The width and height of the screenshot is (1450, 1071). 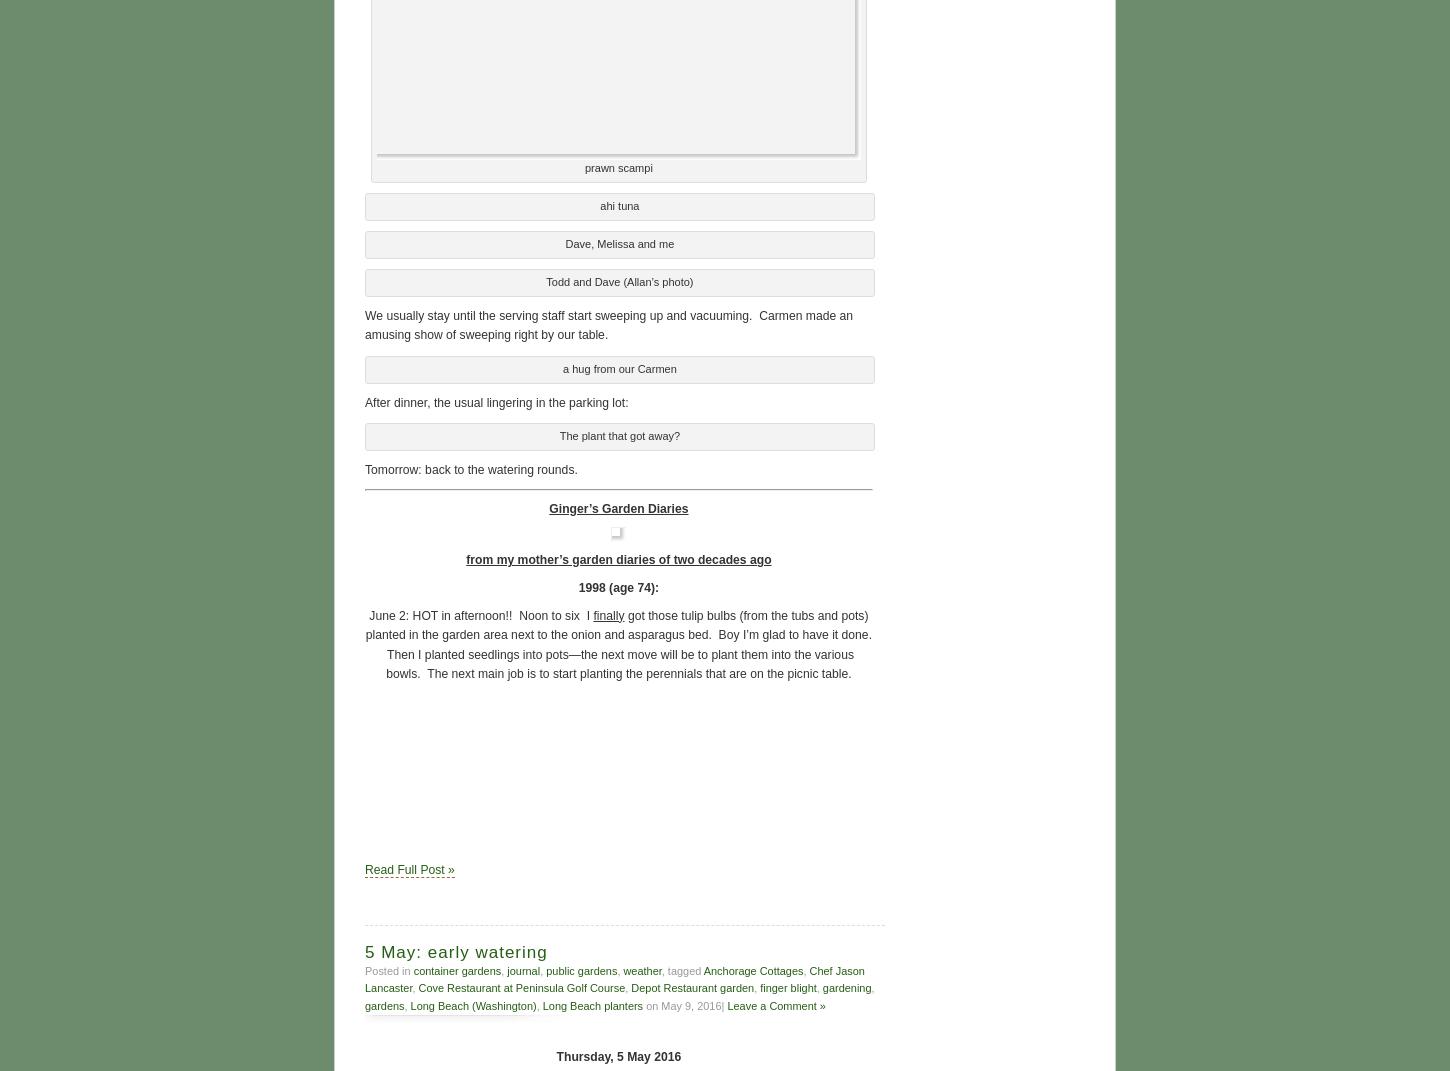 What do you see at coordinates (776, 1002) in the screenshot?
I see `'Leave a Comment »'` at bounding box center [776, 1002].